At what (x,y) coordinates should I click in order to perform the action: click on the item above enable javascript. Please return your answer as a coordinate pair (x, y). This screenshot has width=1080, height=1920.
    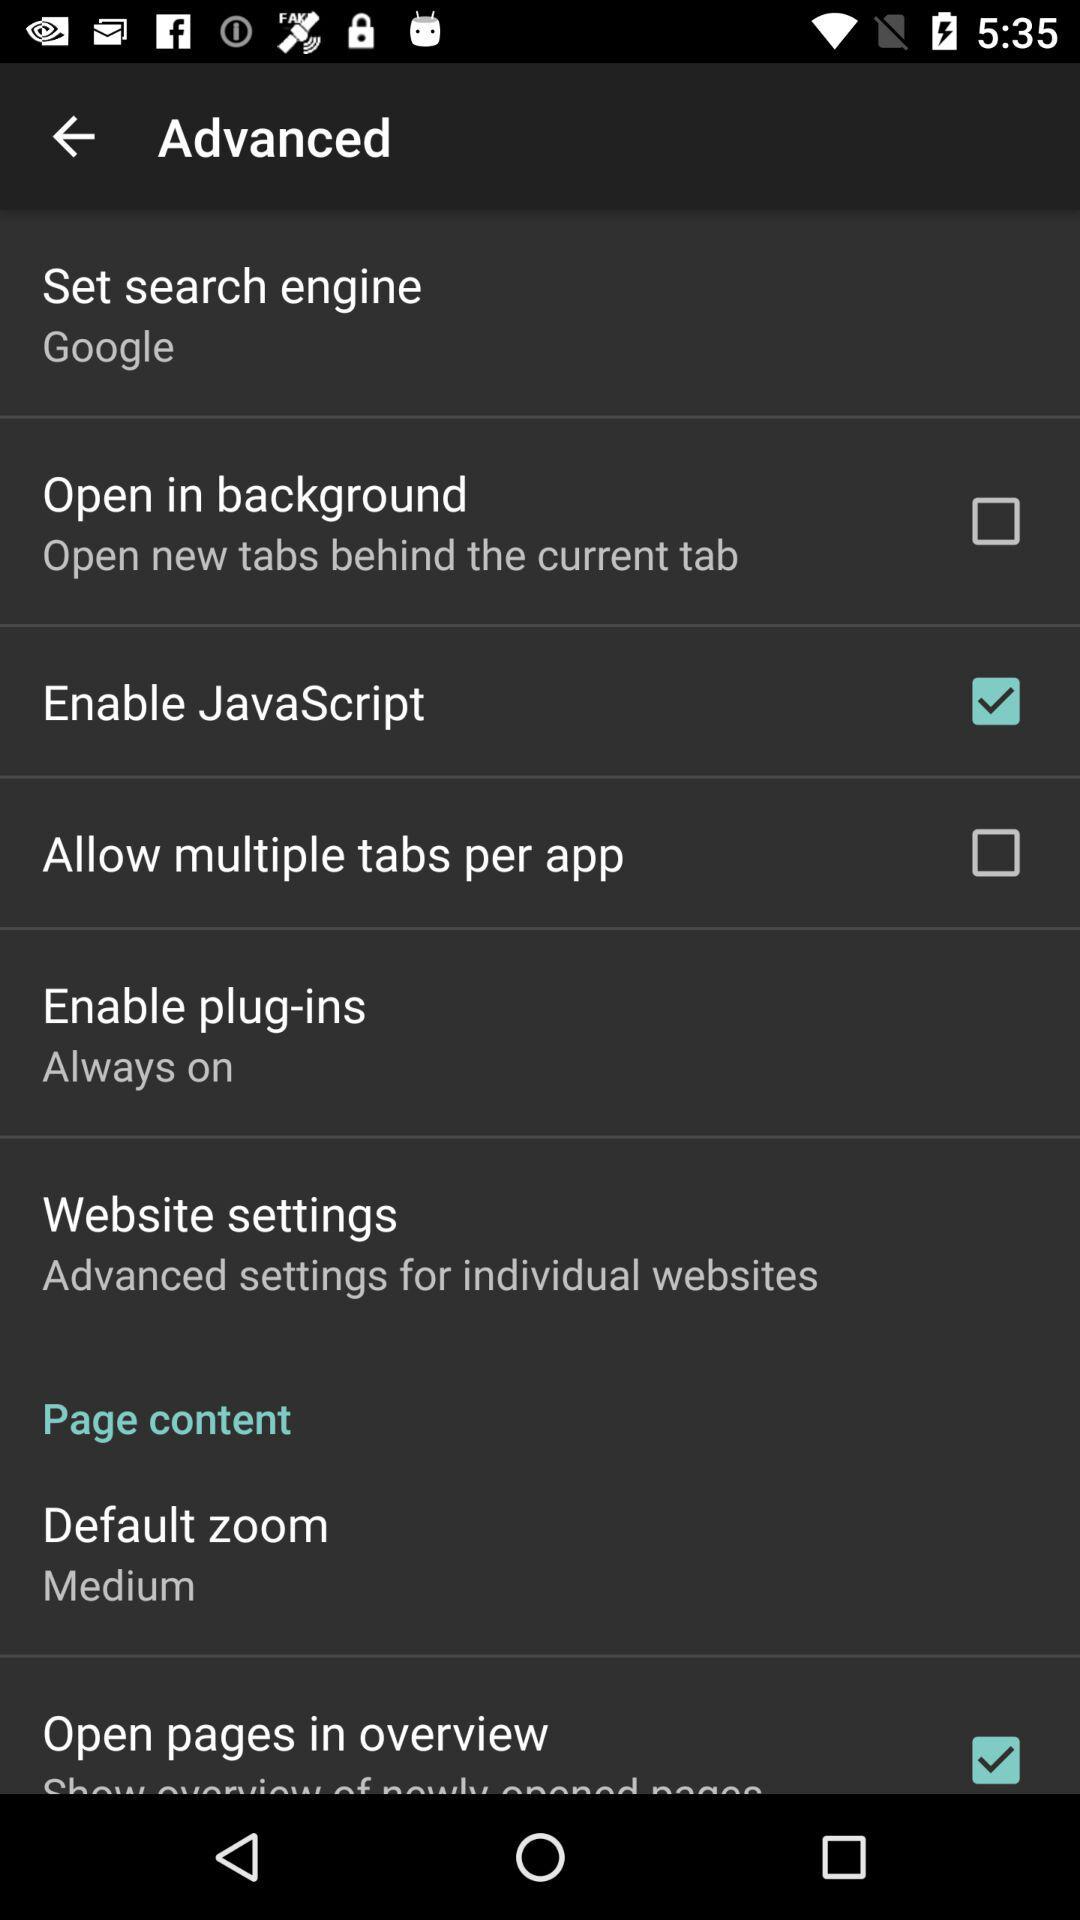
    Looking at the image, I should click on (390, 553).